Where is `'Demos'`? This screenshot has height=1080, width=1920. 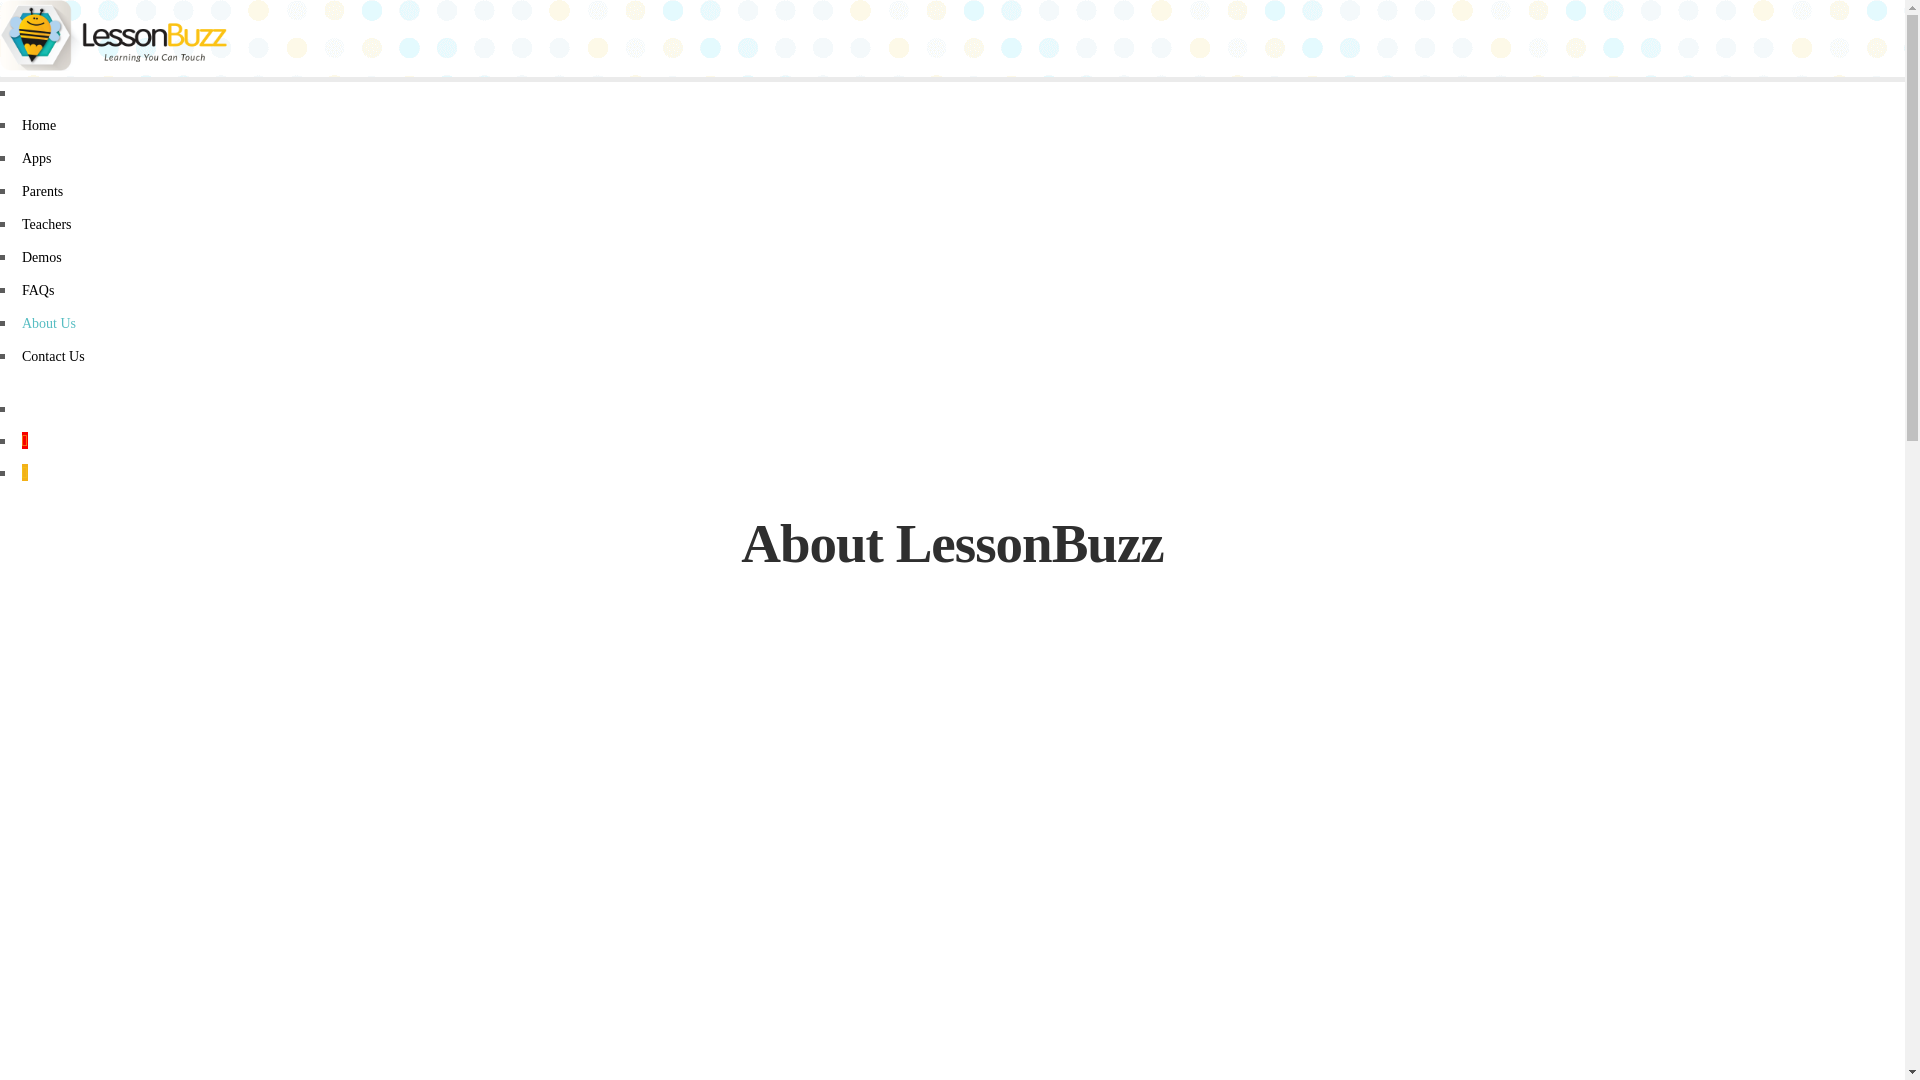
'Demos' is located at coordinates (22, 256).